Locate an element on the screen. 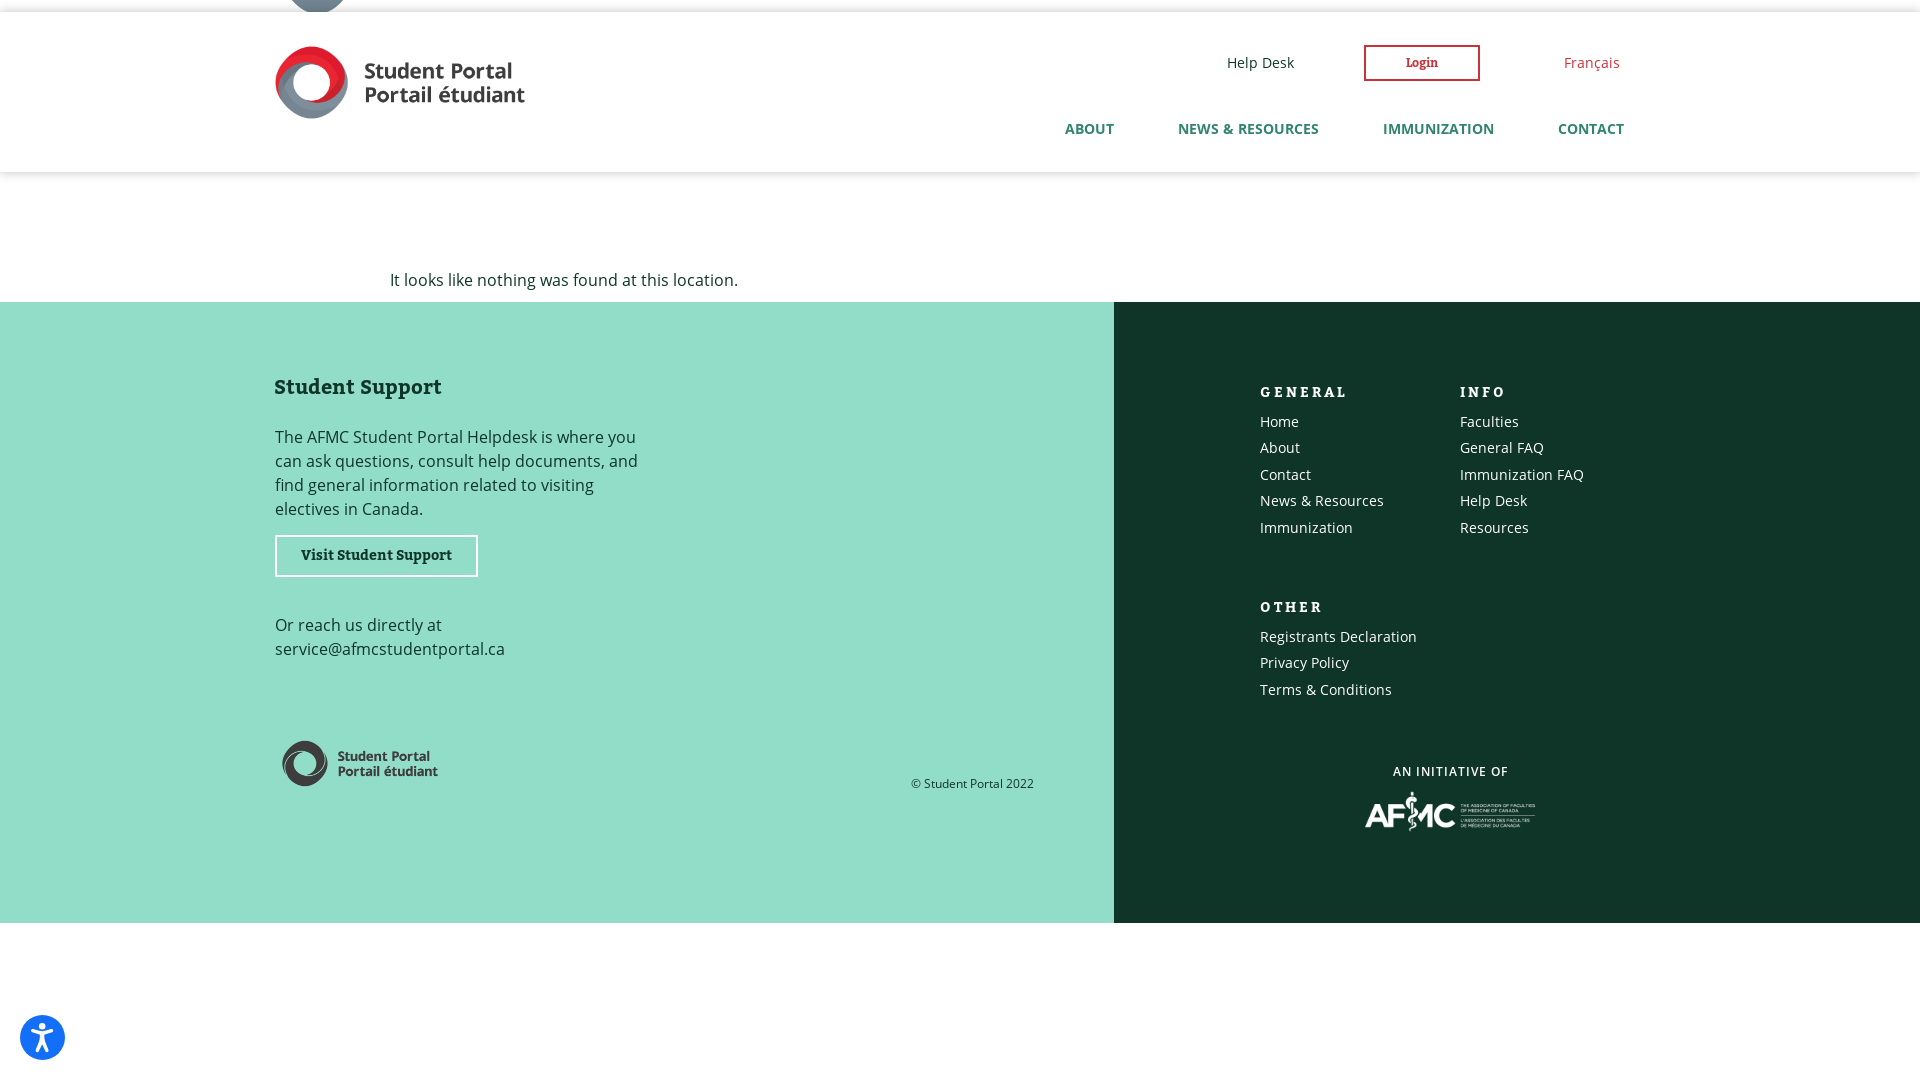 The image size is (1920, 1080). 'General FAQ' is located at coordinates (1502, 446).